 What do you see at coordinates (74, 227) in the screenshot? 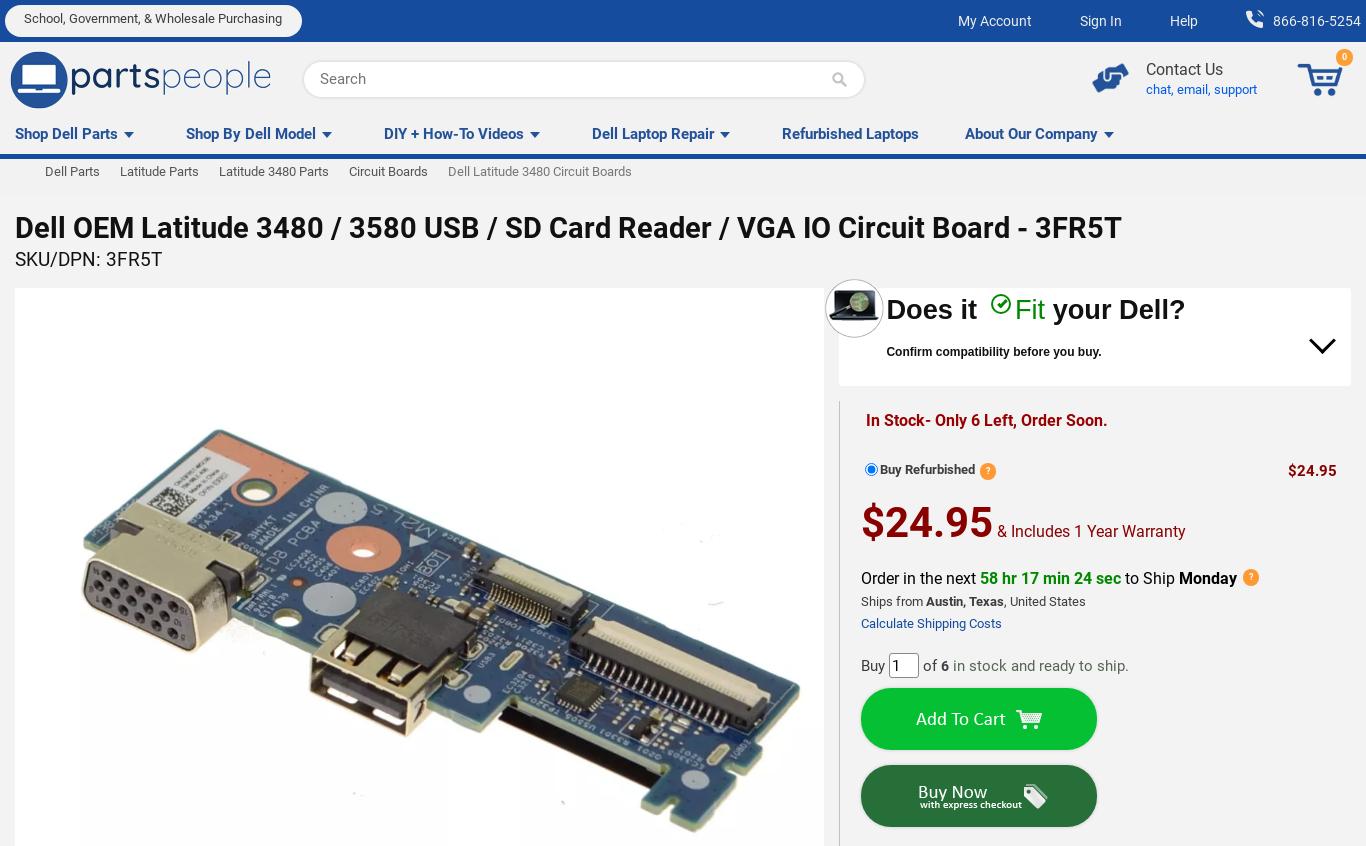
I see `'DC Jacks & Boards'` at bounding box center [74, 227].